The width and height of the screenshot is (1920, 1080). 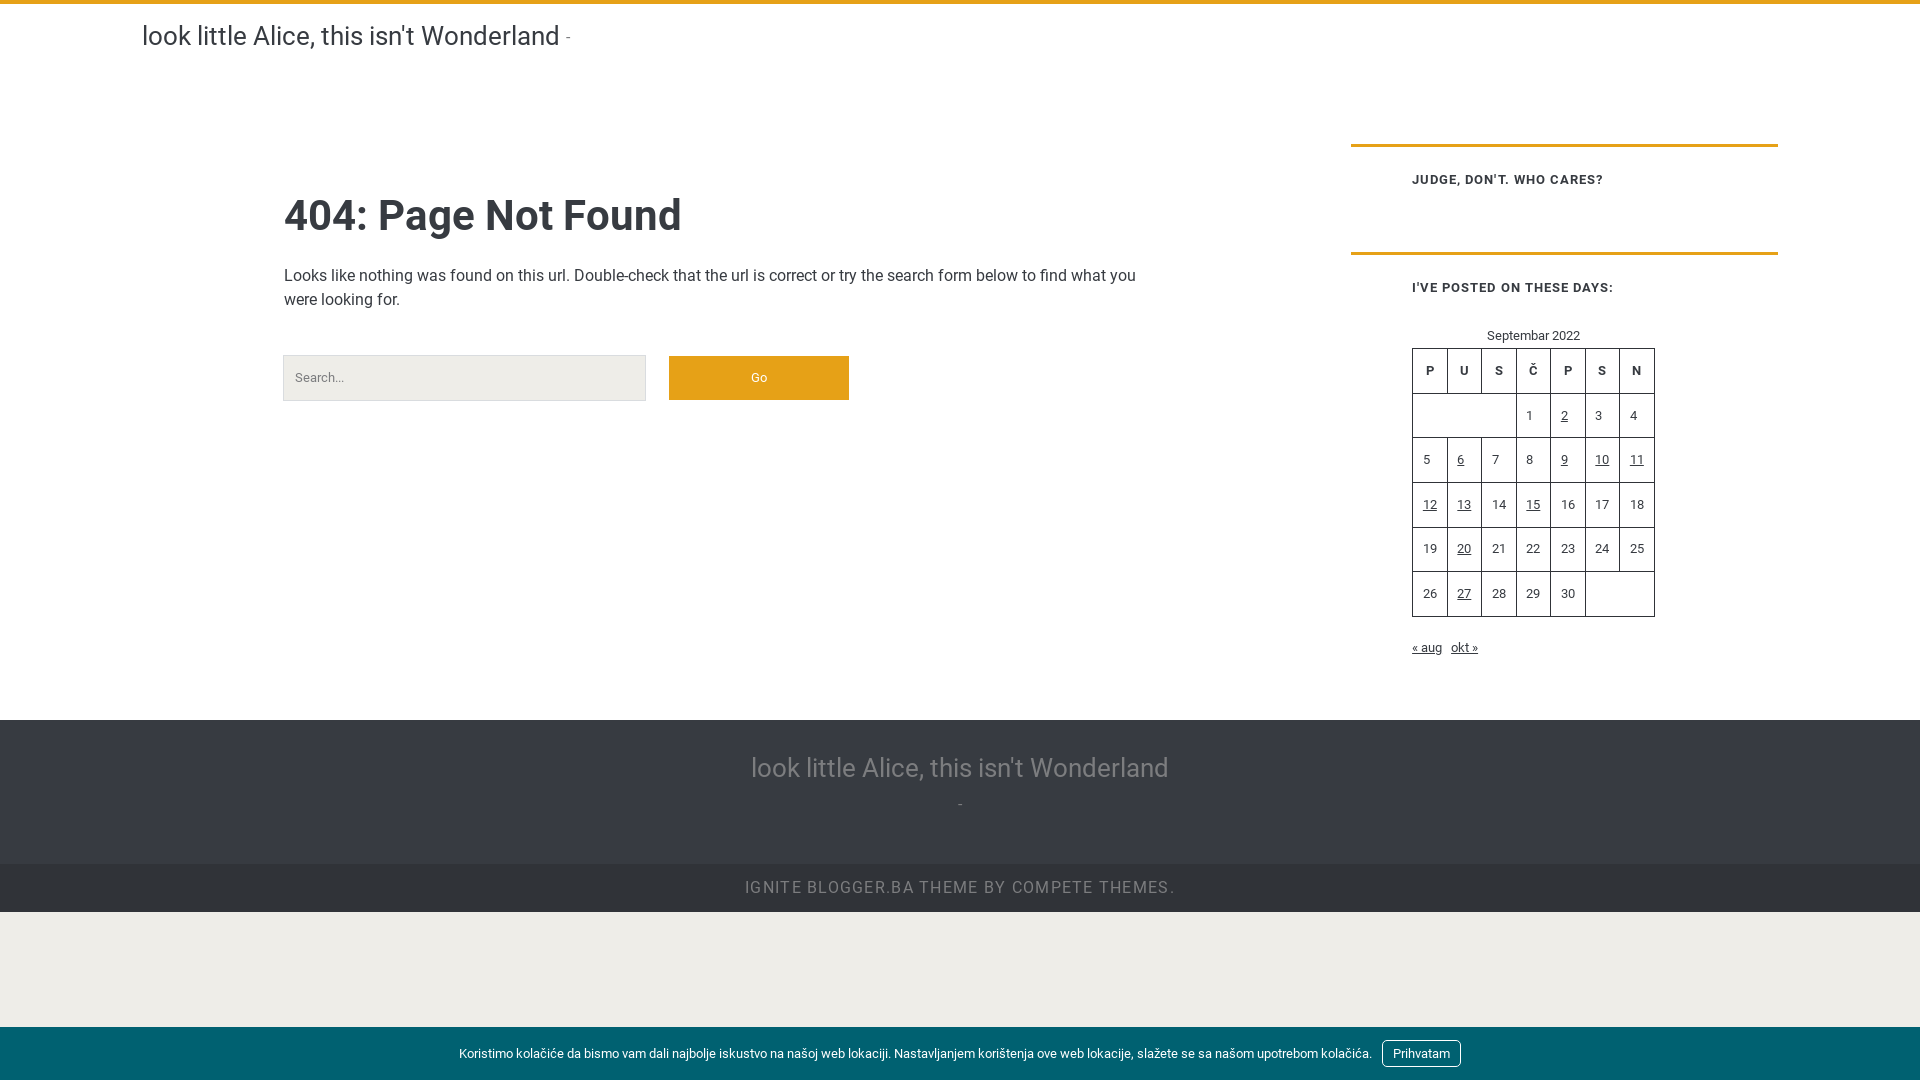 What do you see at coordinates (960, 766) in the screenshot?
I see `'look little Alice, this isn't Wonderland'` at bounding box center [960, 766].